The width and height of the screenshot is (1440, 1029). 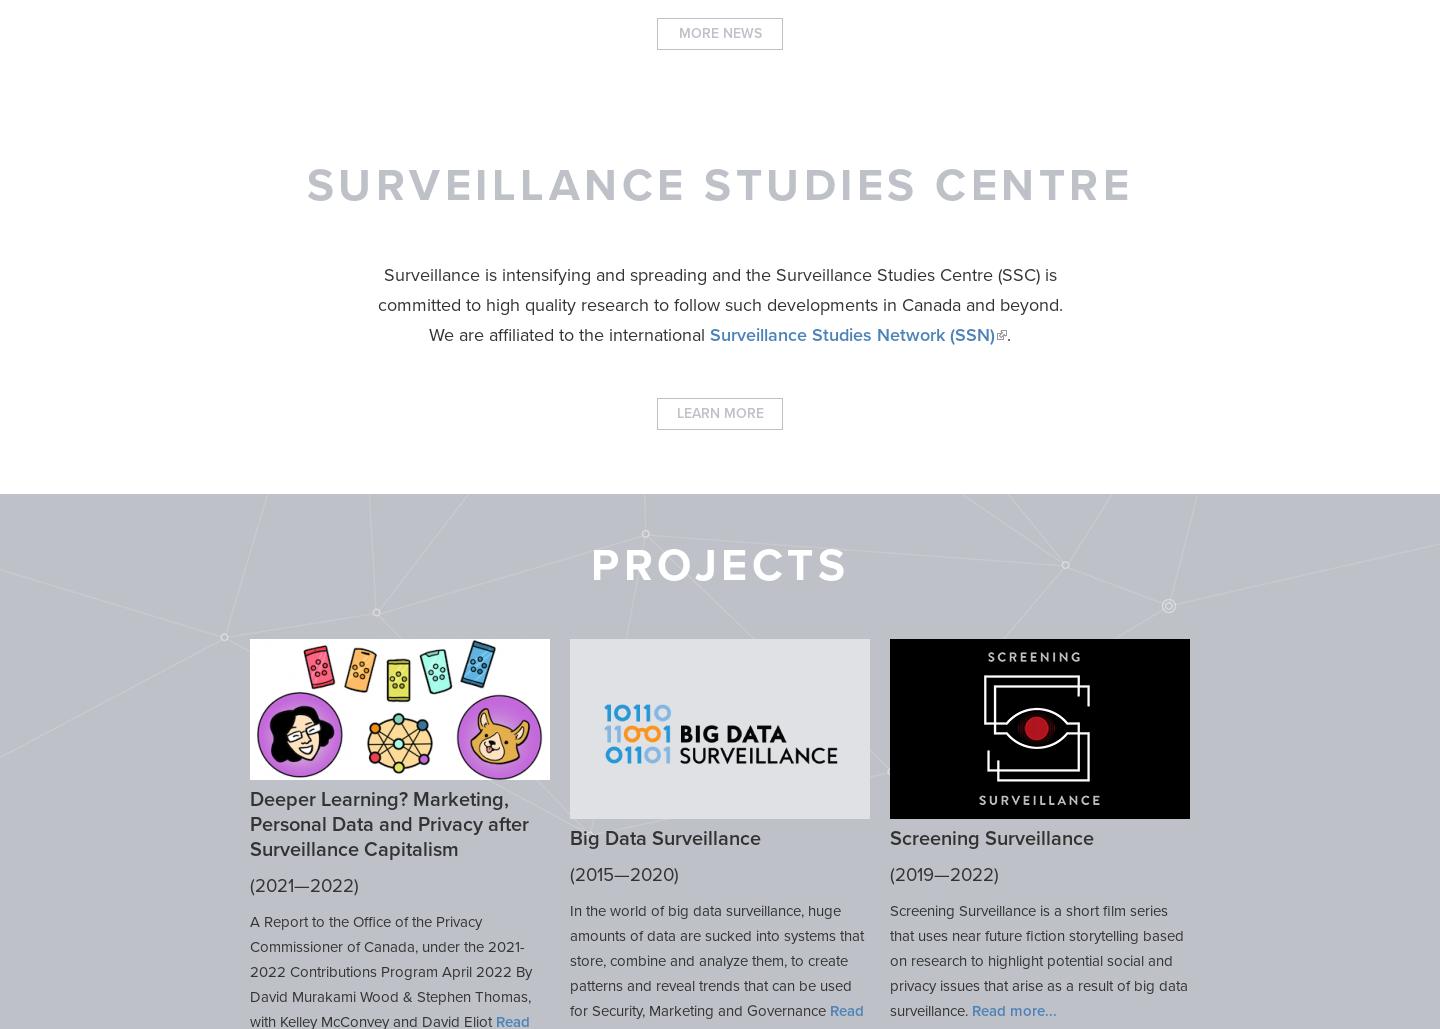 I want to click on 'Projects', so click(x=590, y=564).